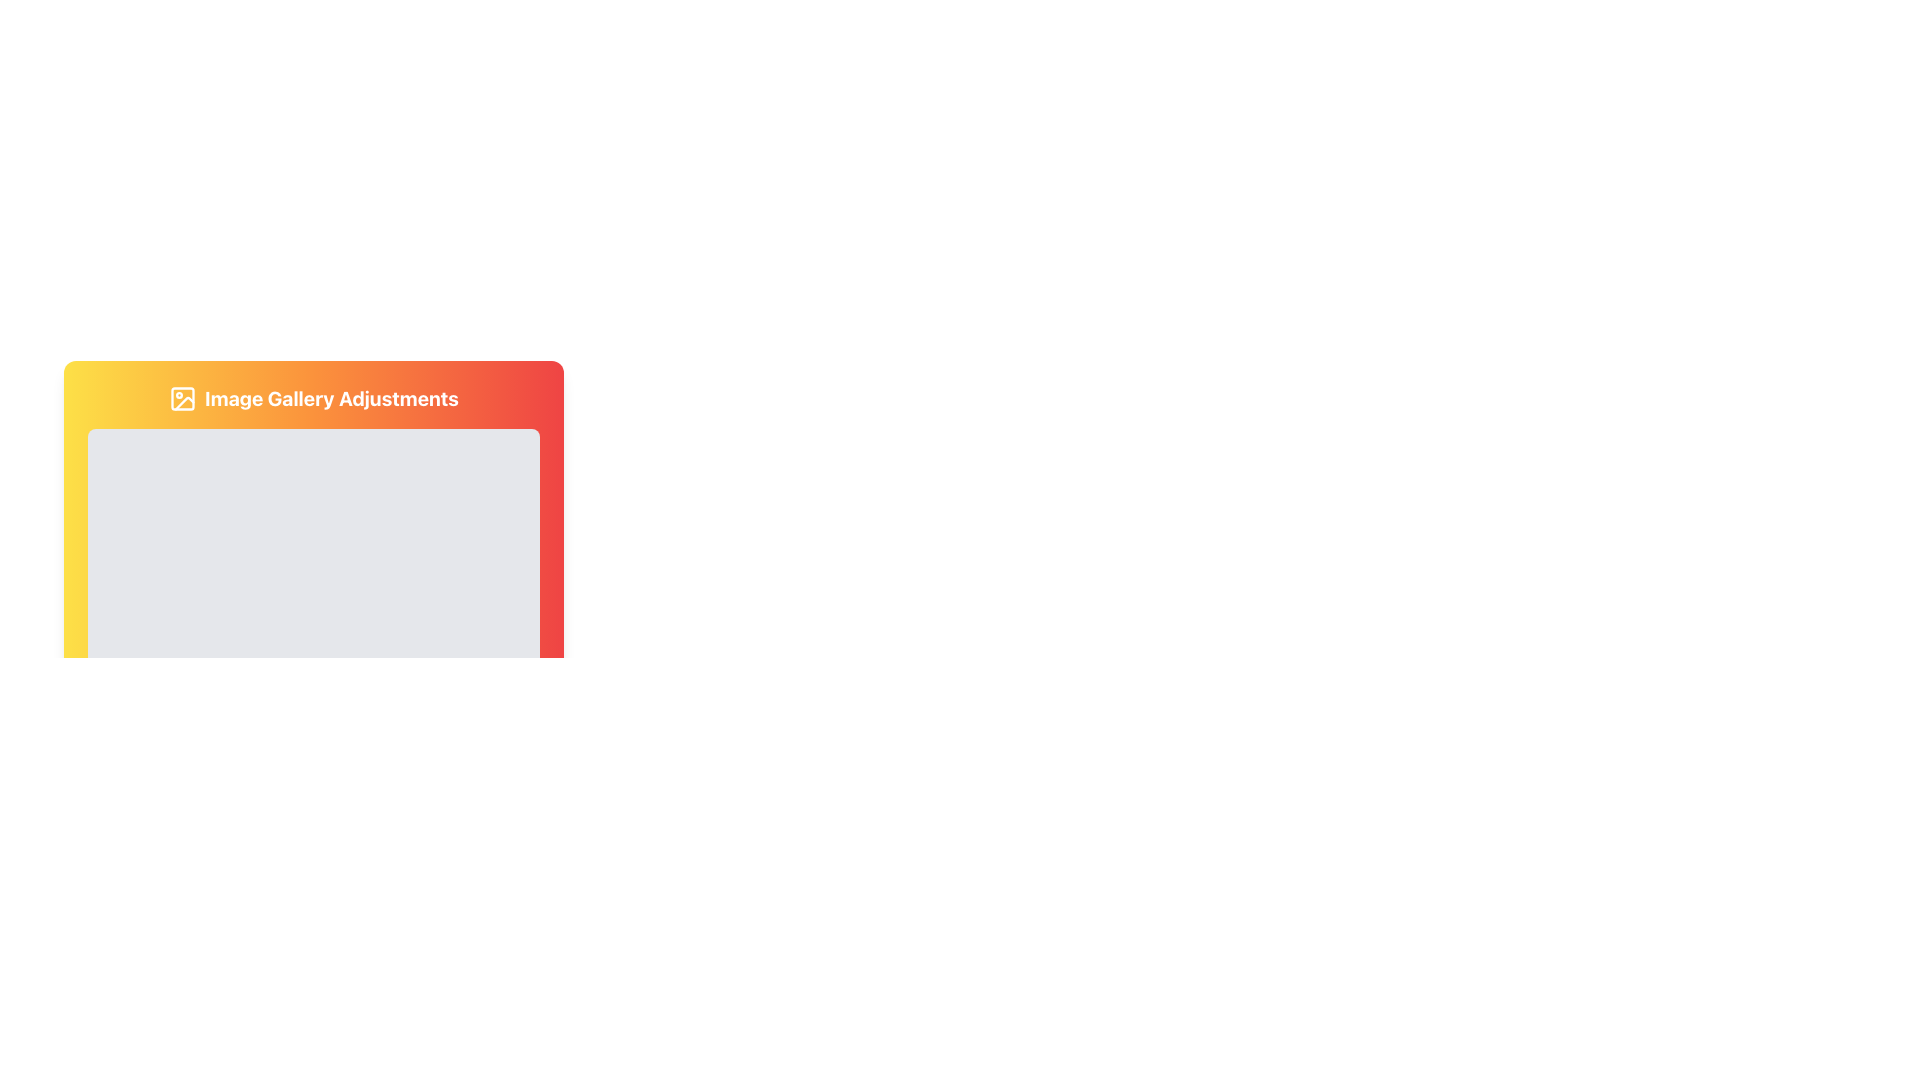 The width and height of the screenshot is (1920, 1080). What do you see at coordinates (183, 398) in the screenshot?
I see `the small rounded rectangular vector graphic component located at the upper-left corner of the icon next to 'Image Gallery Adjustments'` at bounding box center [183, 398].